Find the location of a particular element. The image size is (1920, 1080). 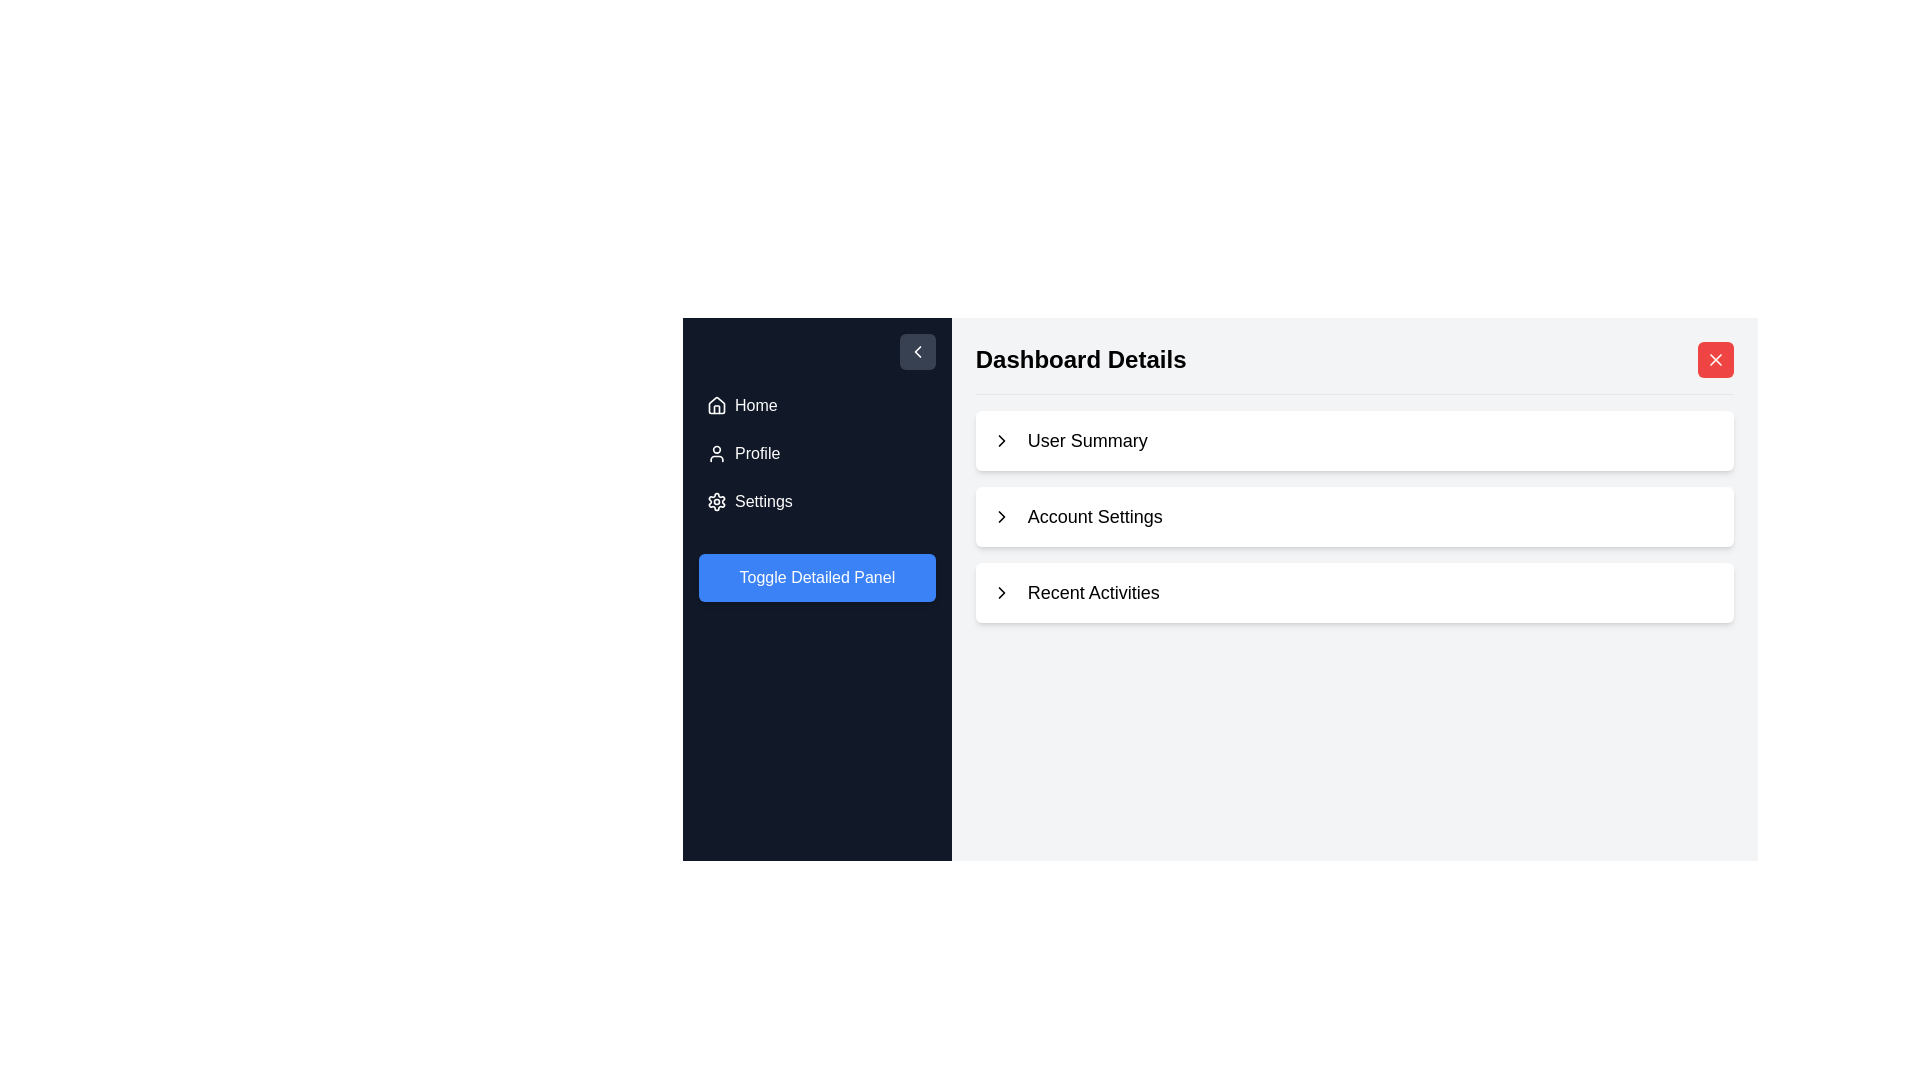

the 'Home' label in the vertical navigation sidebar, which serves as a redirect to the main page is located at coordinates (755, 405).